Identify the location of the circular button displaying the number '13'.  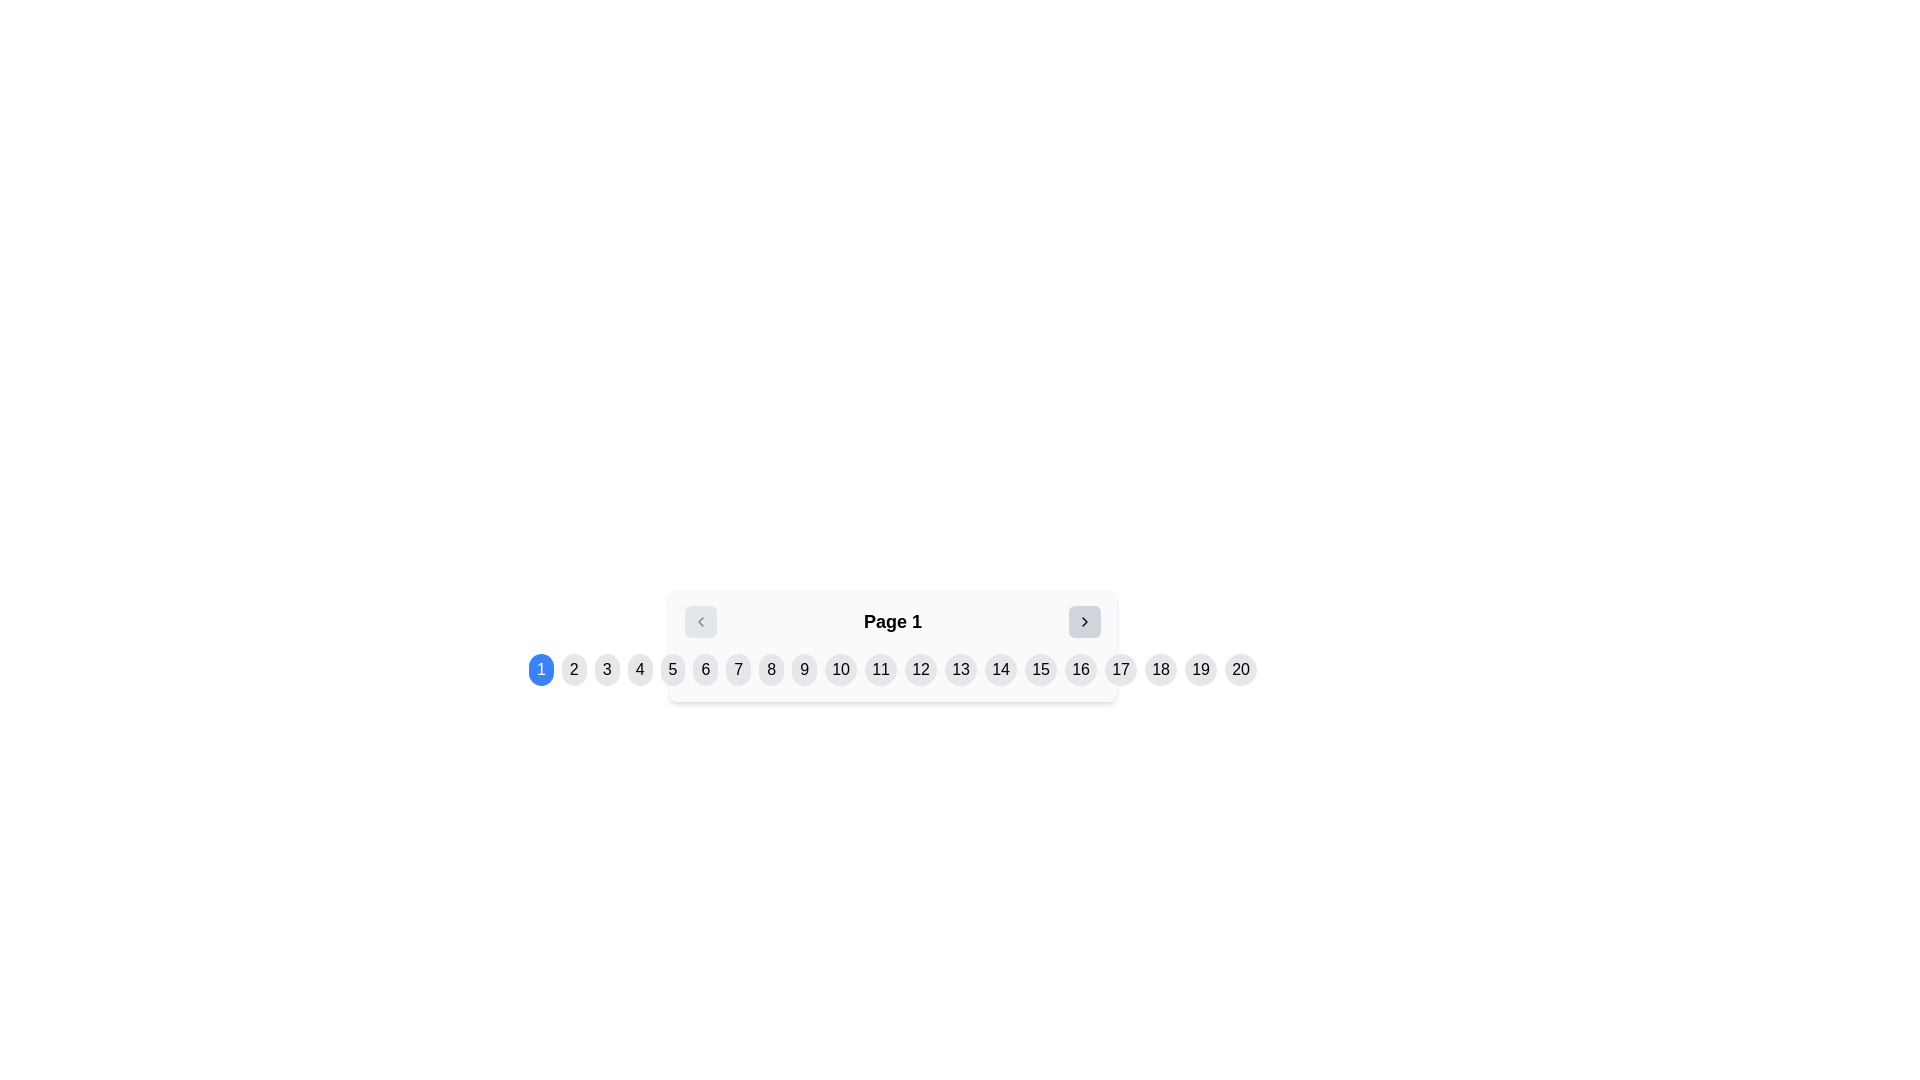
(961, 670).